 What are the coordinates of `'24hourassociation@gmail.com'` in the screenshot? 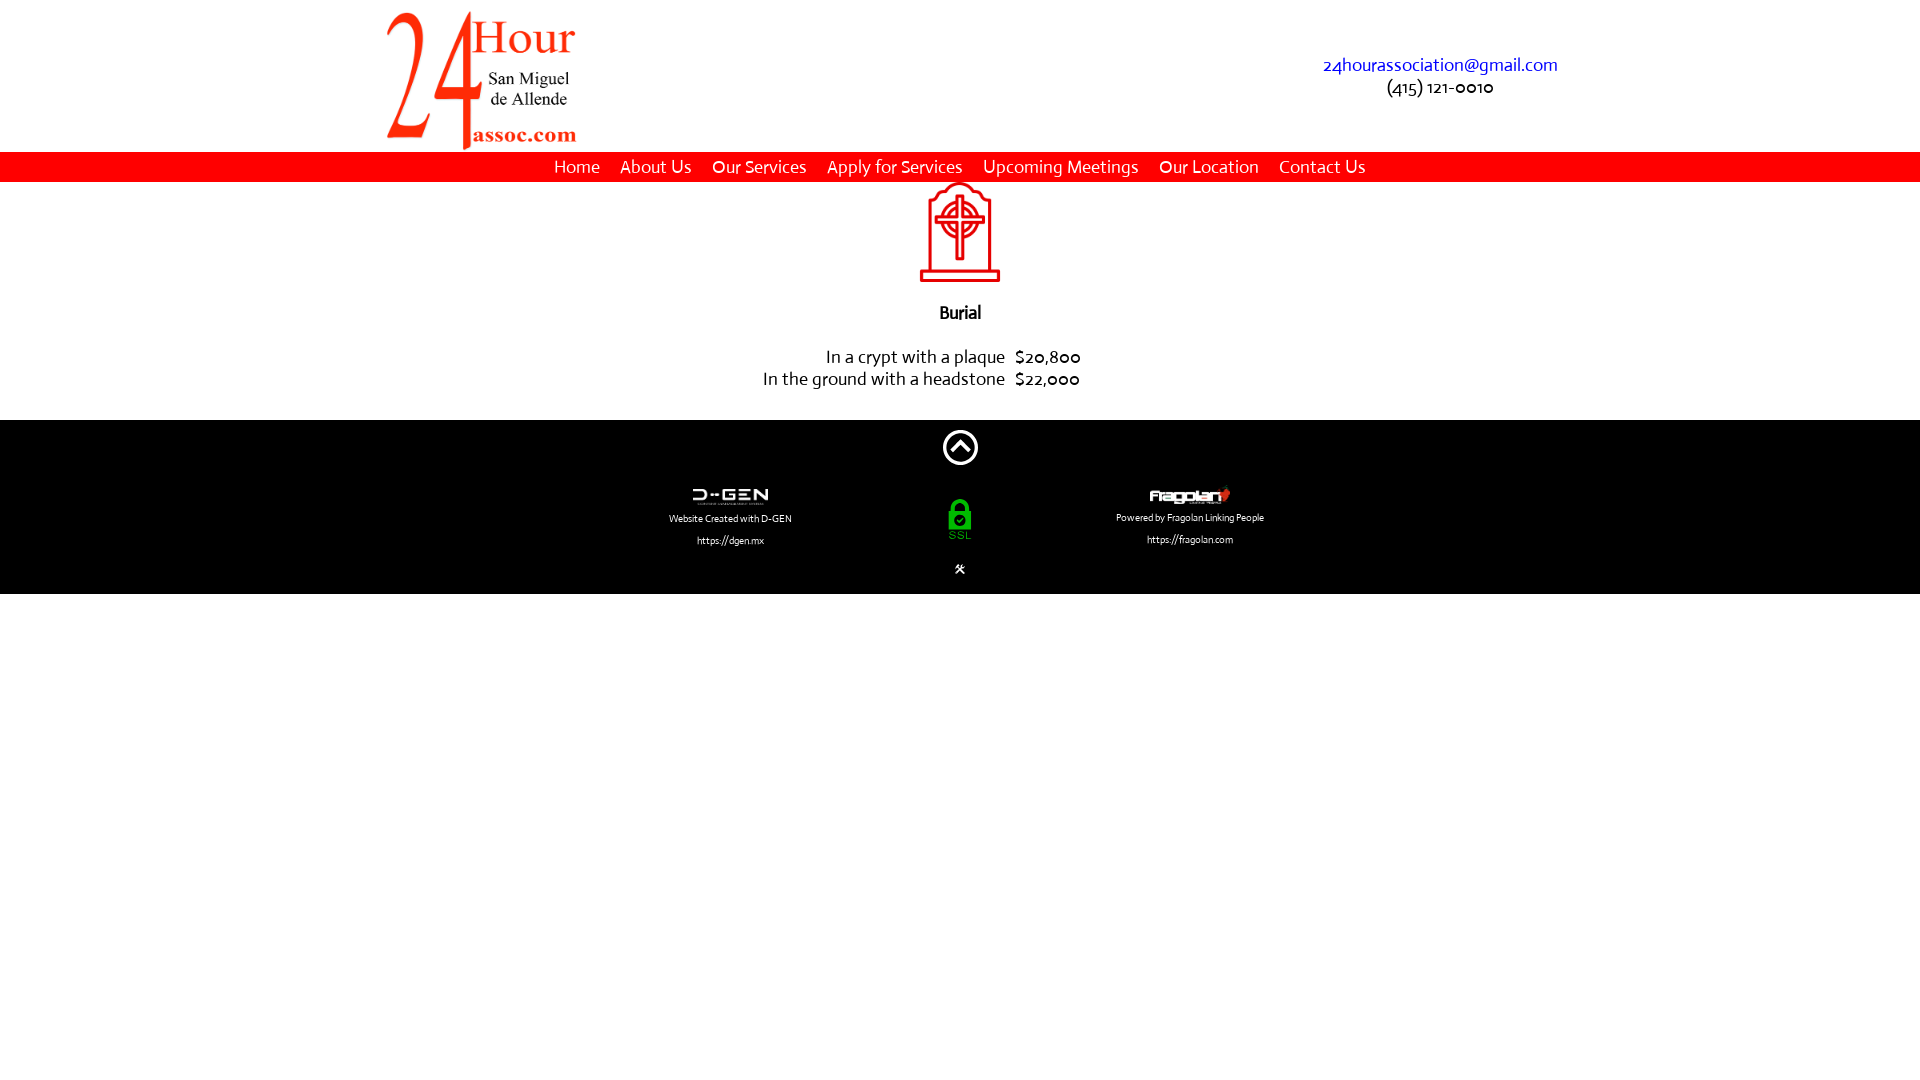 It's located at (1438, 64).